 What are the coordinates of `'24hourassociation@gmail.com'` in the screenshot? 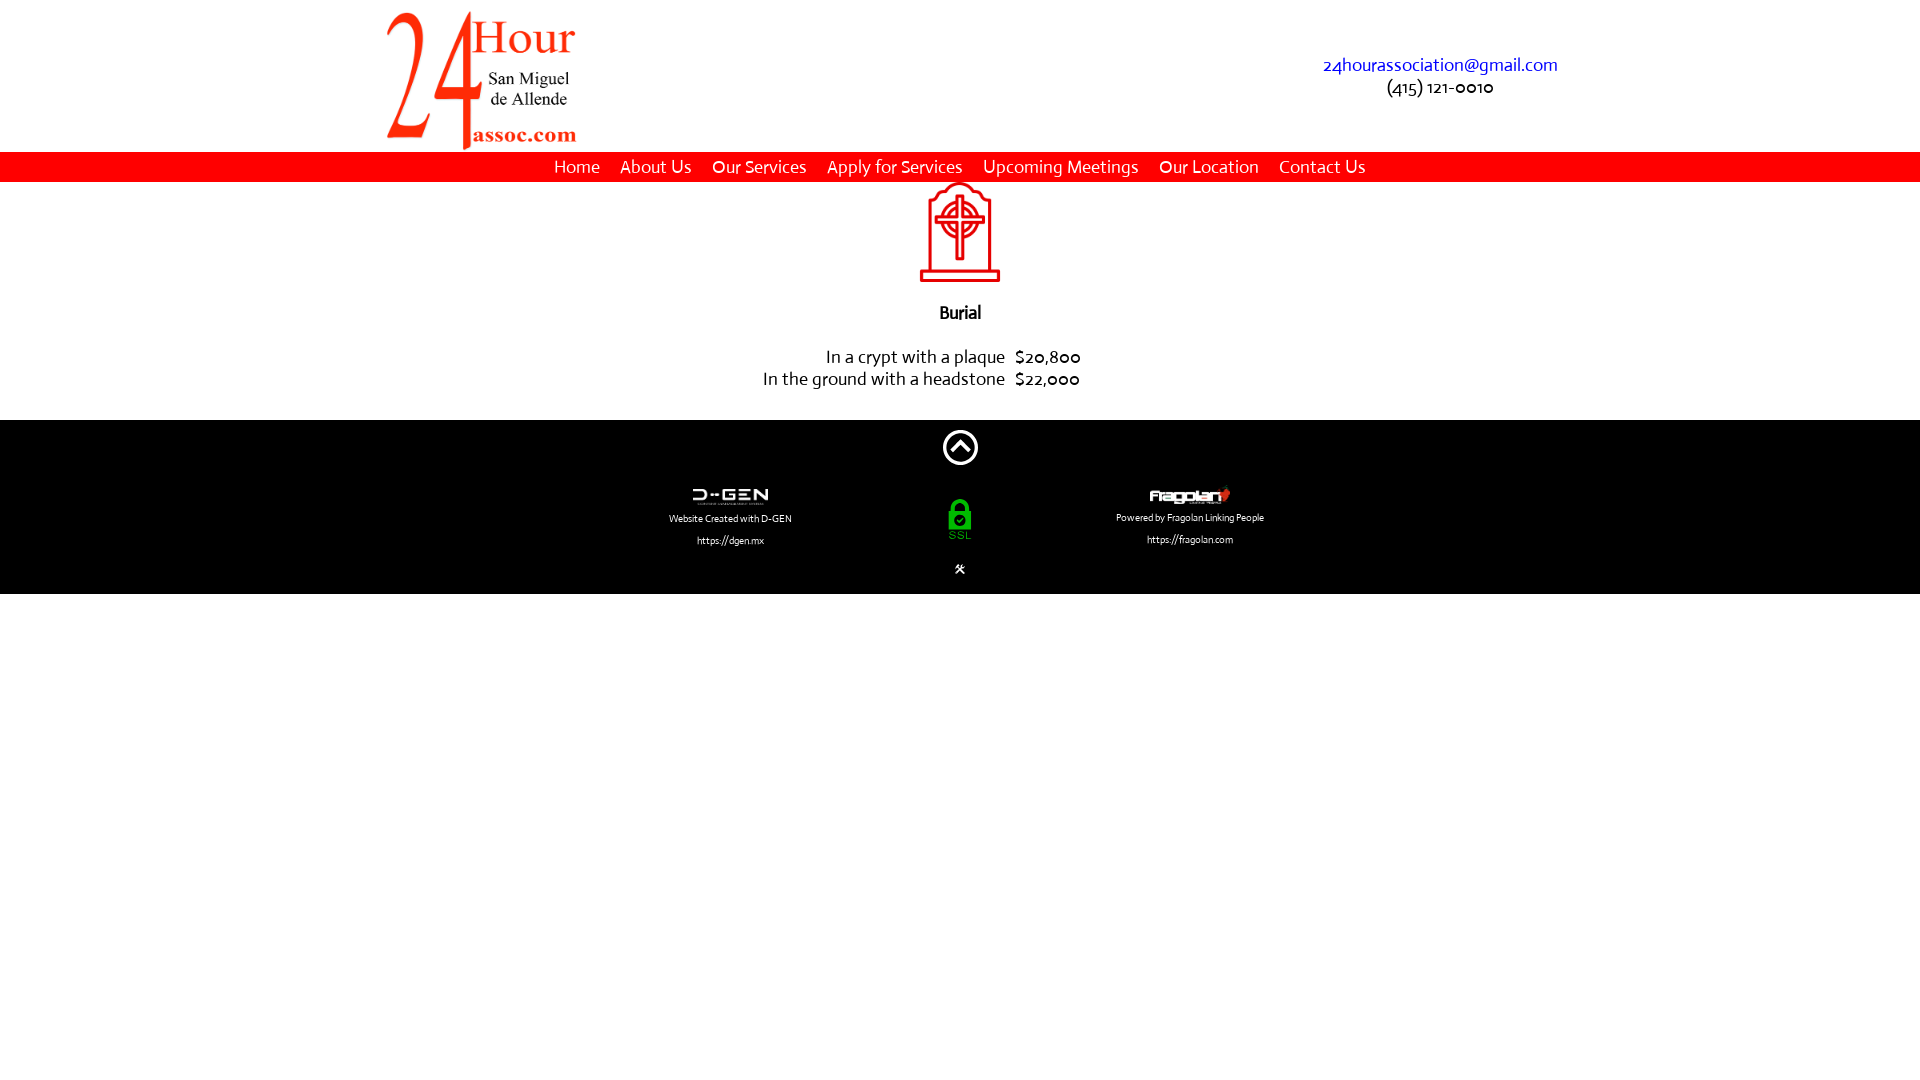 It's located at (1438, 64).